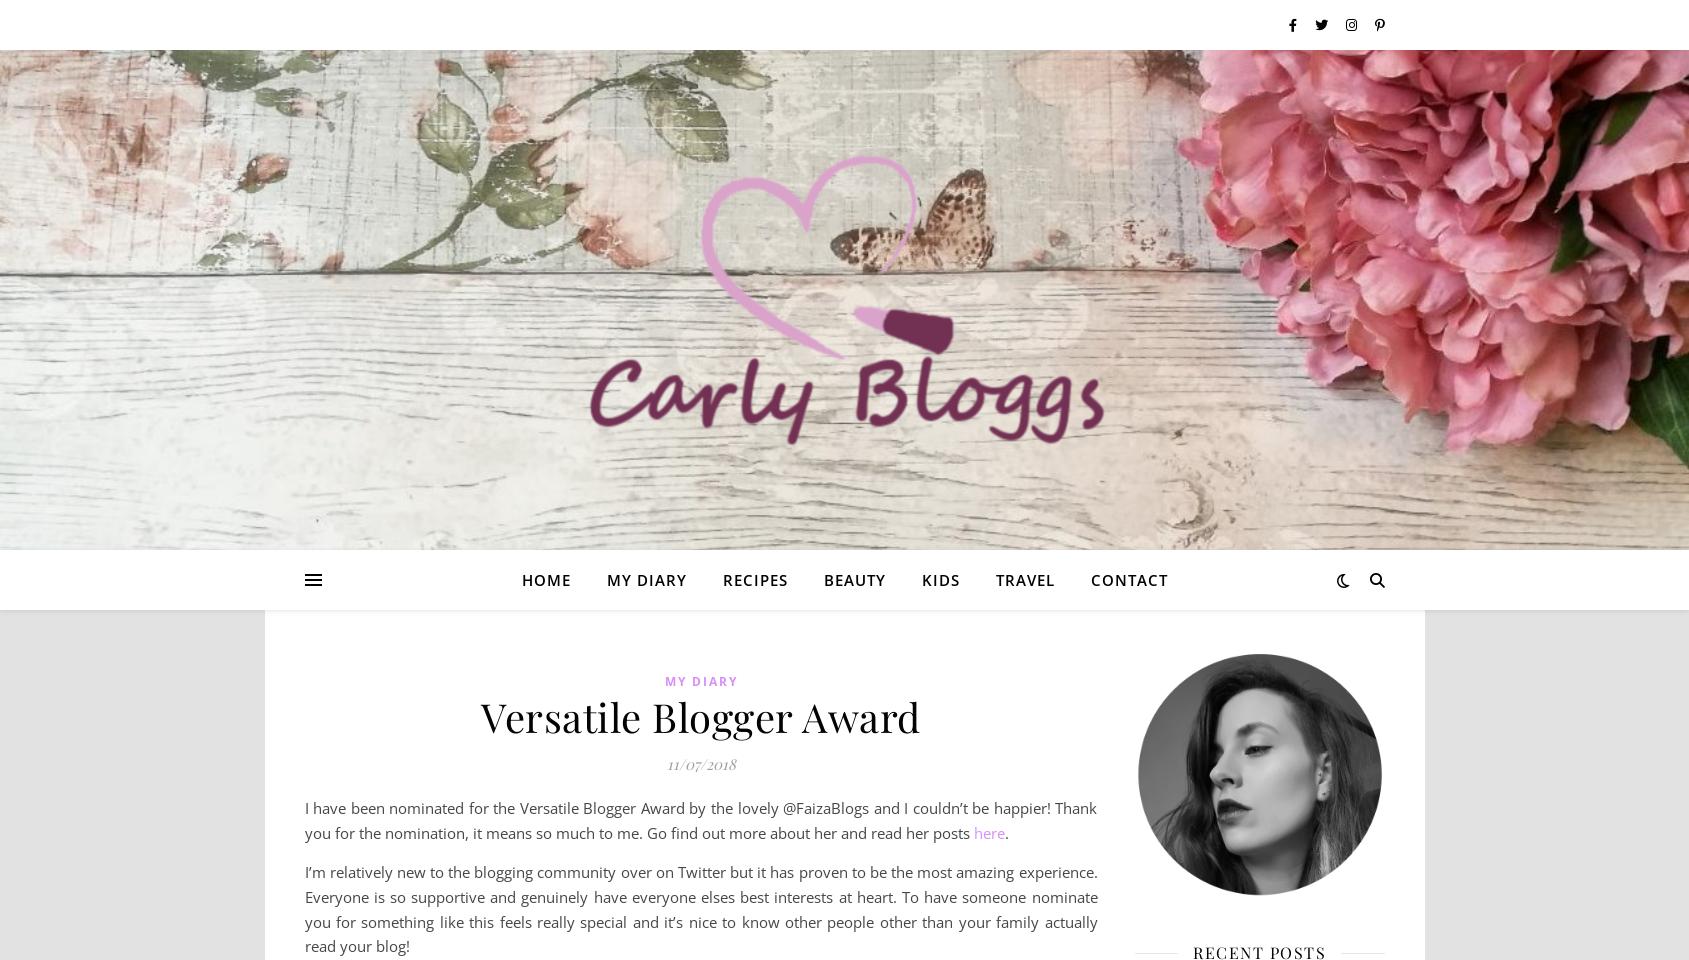  Describe the element at coordinates (481, 715) in the screenshot. I see `'Versatile Blogger Award'` at that location.